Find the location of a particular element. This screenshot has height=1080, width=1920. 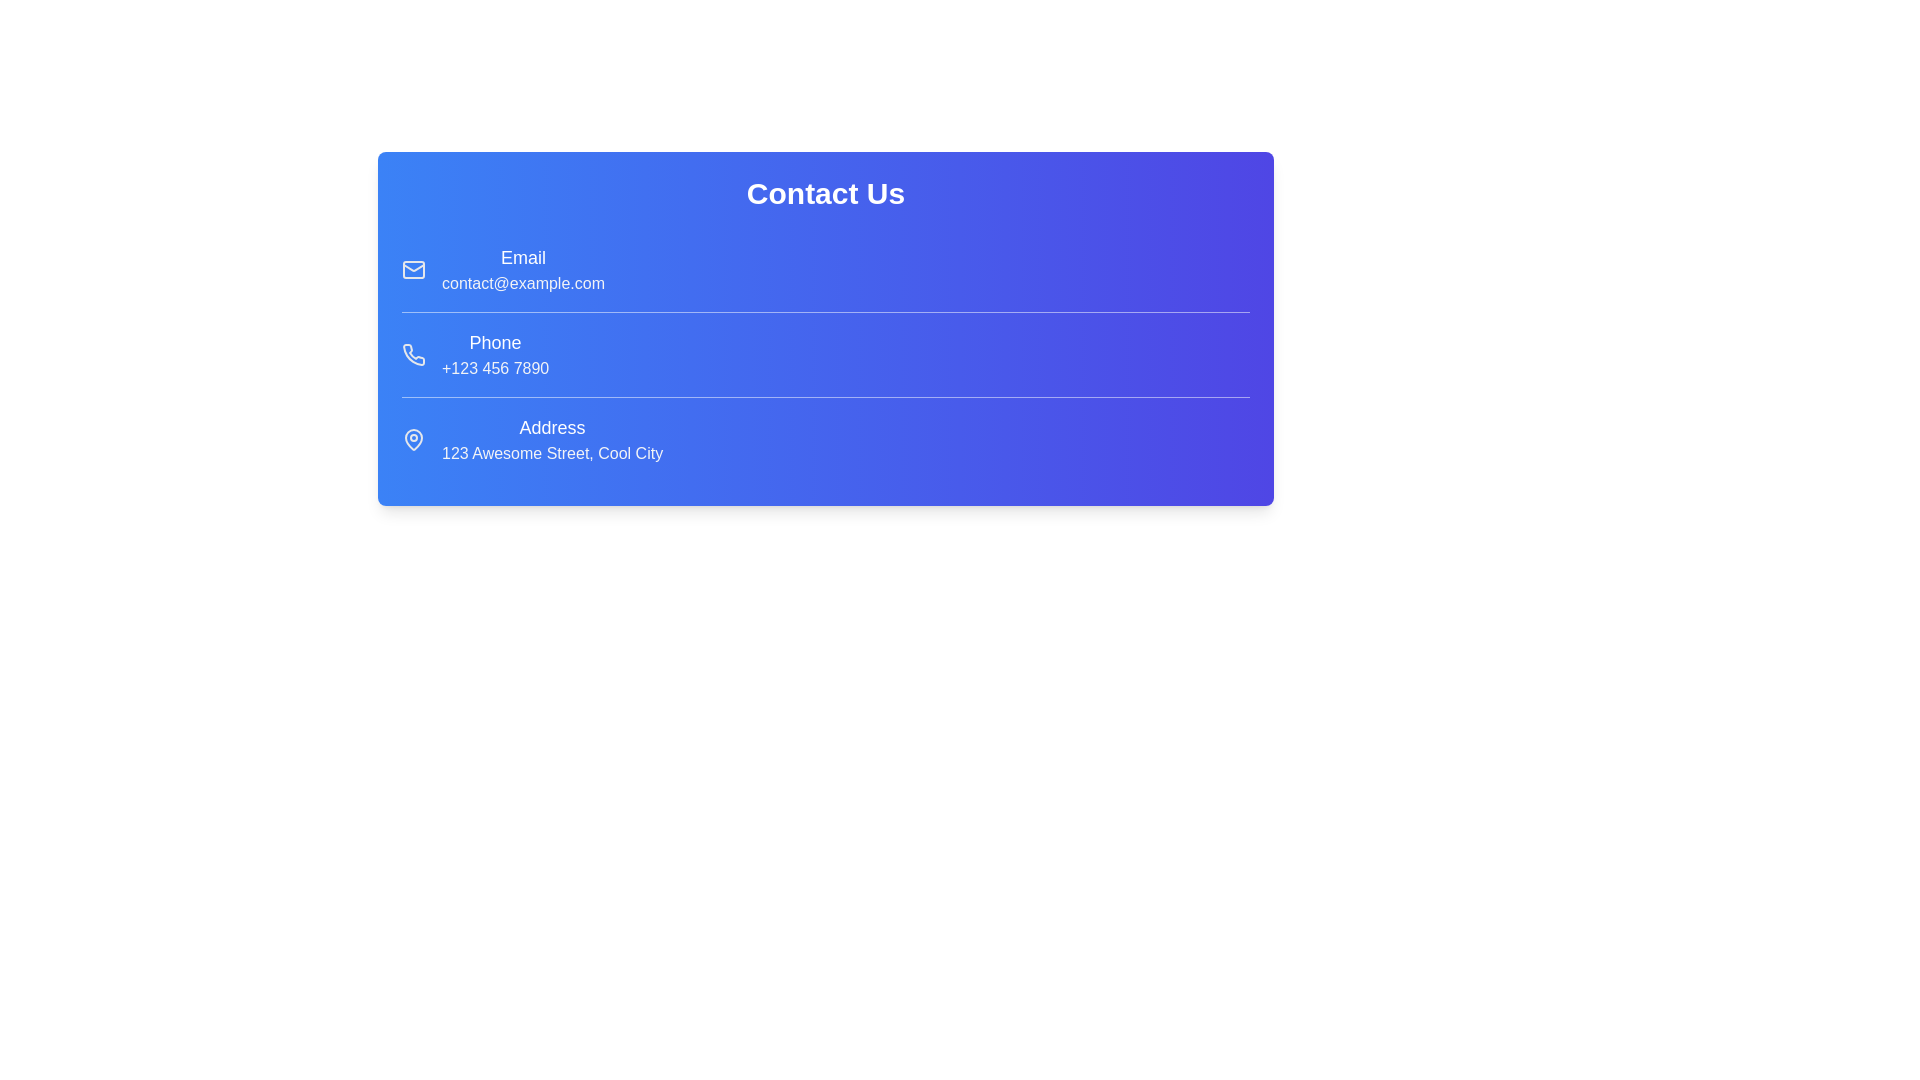

the phone number text '+123 456 7890' displayed in gray color below the 'Phone' label in the 'Contact Us' card section is located at coordinates (495, 369).